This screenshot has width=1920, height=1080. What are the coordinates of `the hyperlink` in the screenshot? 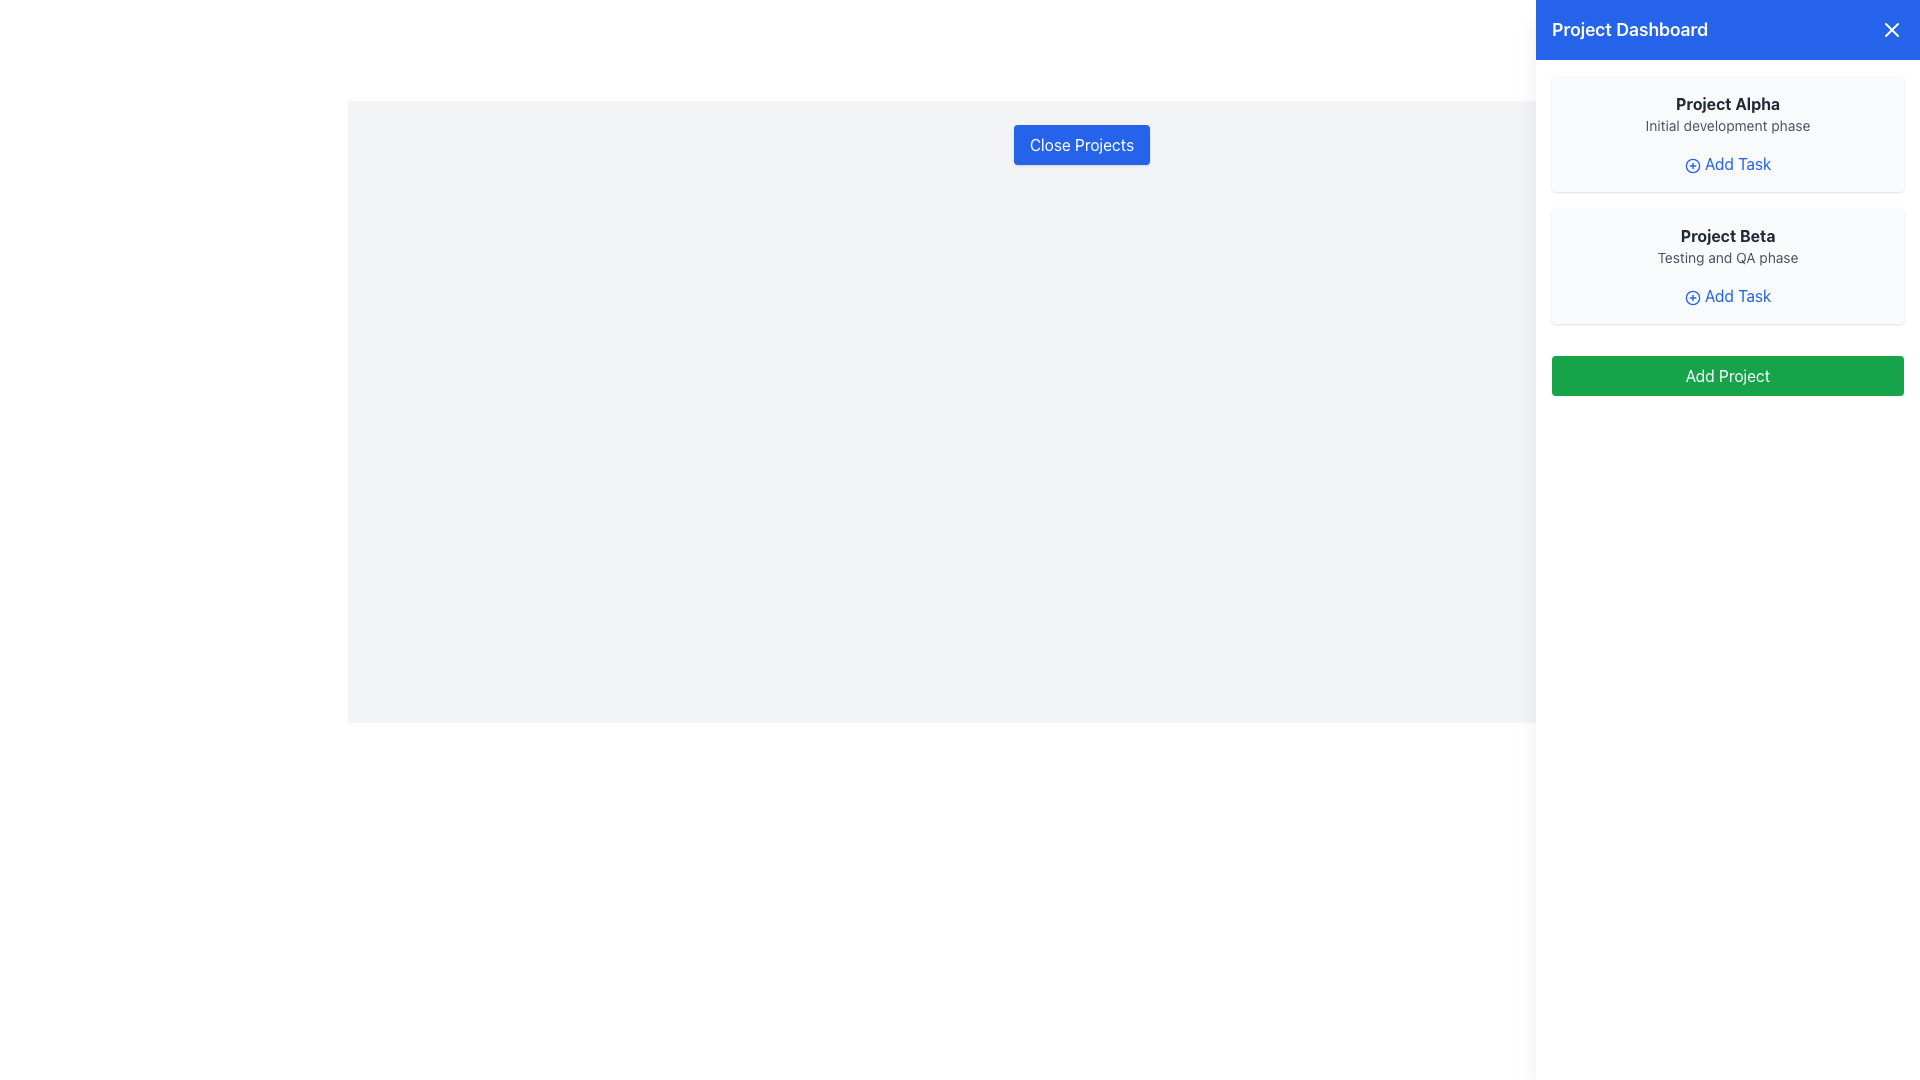 It's located at (1727, 296).